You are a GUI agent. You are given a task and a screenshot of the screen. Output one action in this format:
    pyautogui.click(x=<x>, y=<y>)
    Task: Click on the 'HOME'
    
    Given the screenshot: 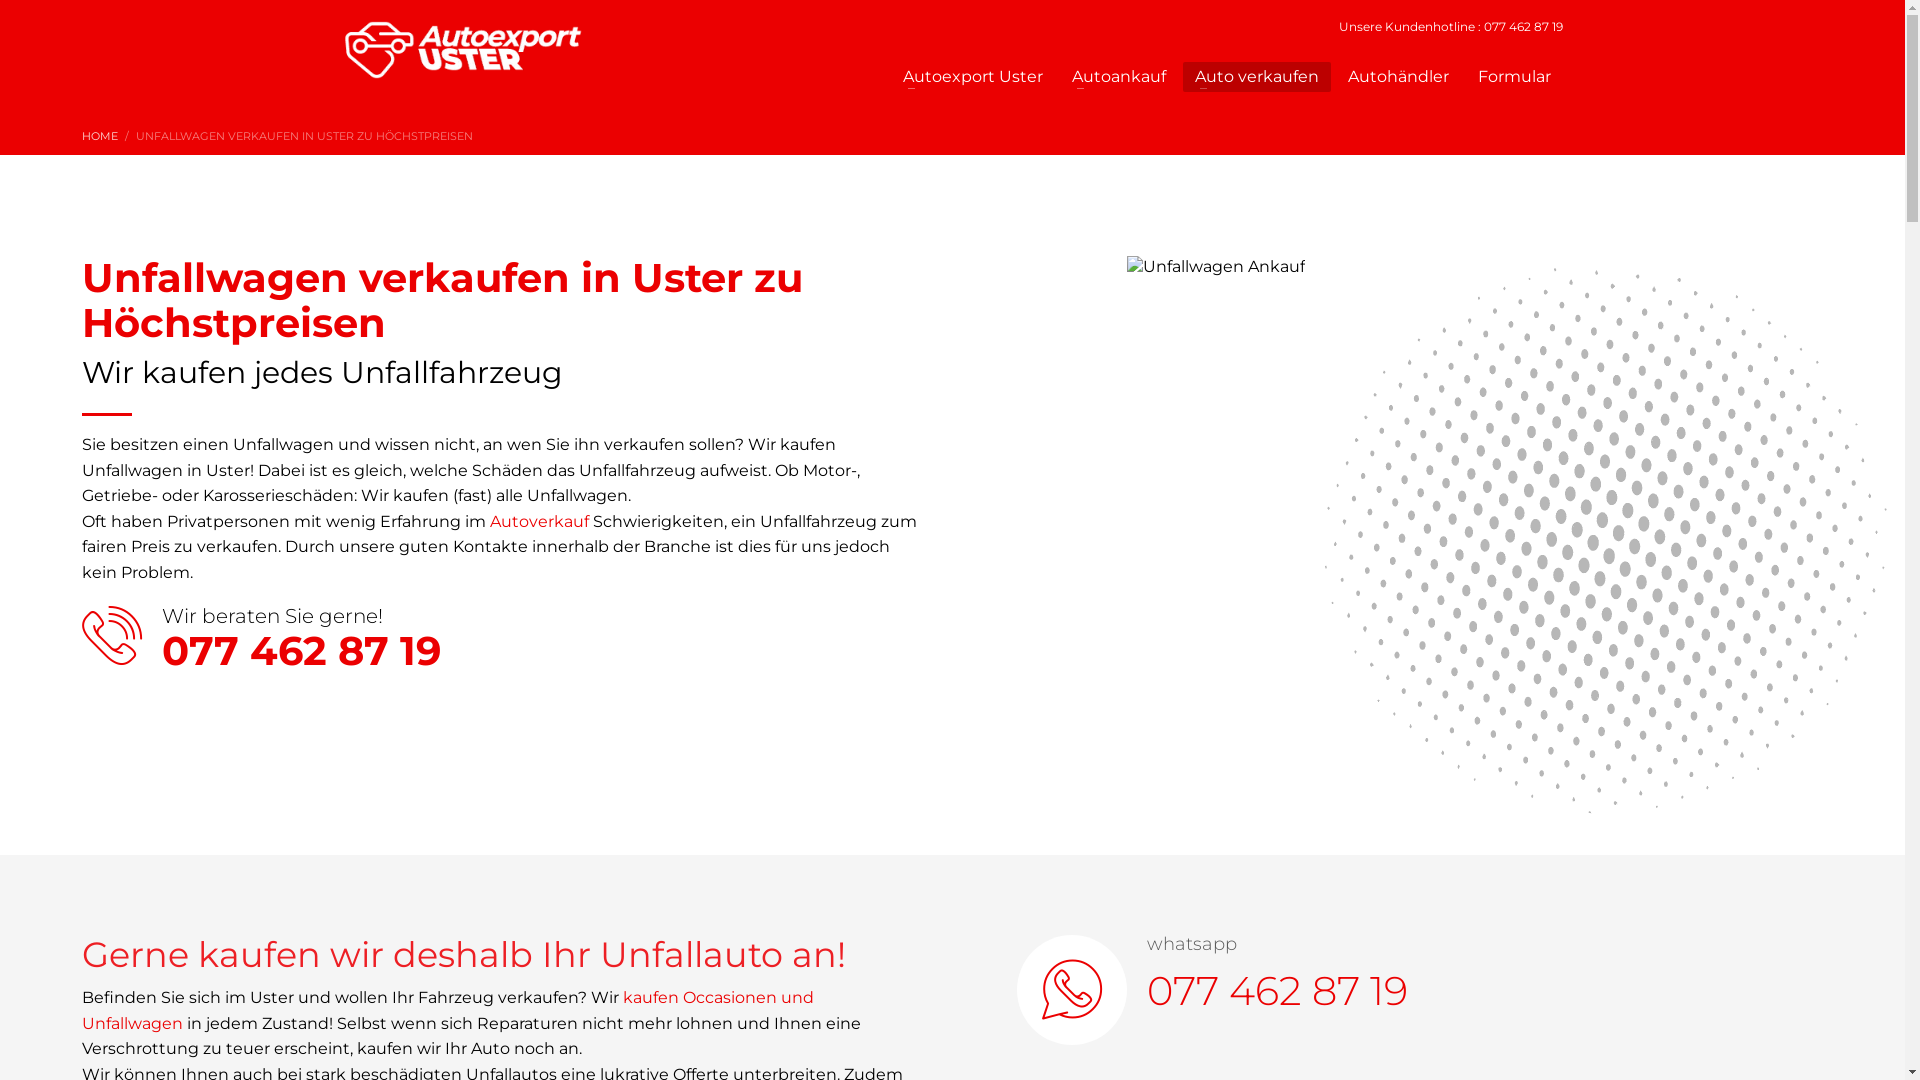 What is the action you would take?
    pyautogui.click(x=99, y=135)
    